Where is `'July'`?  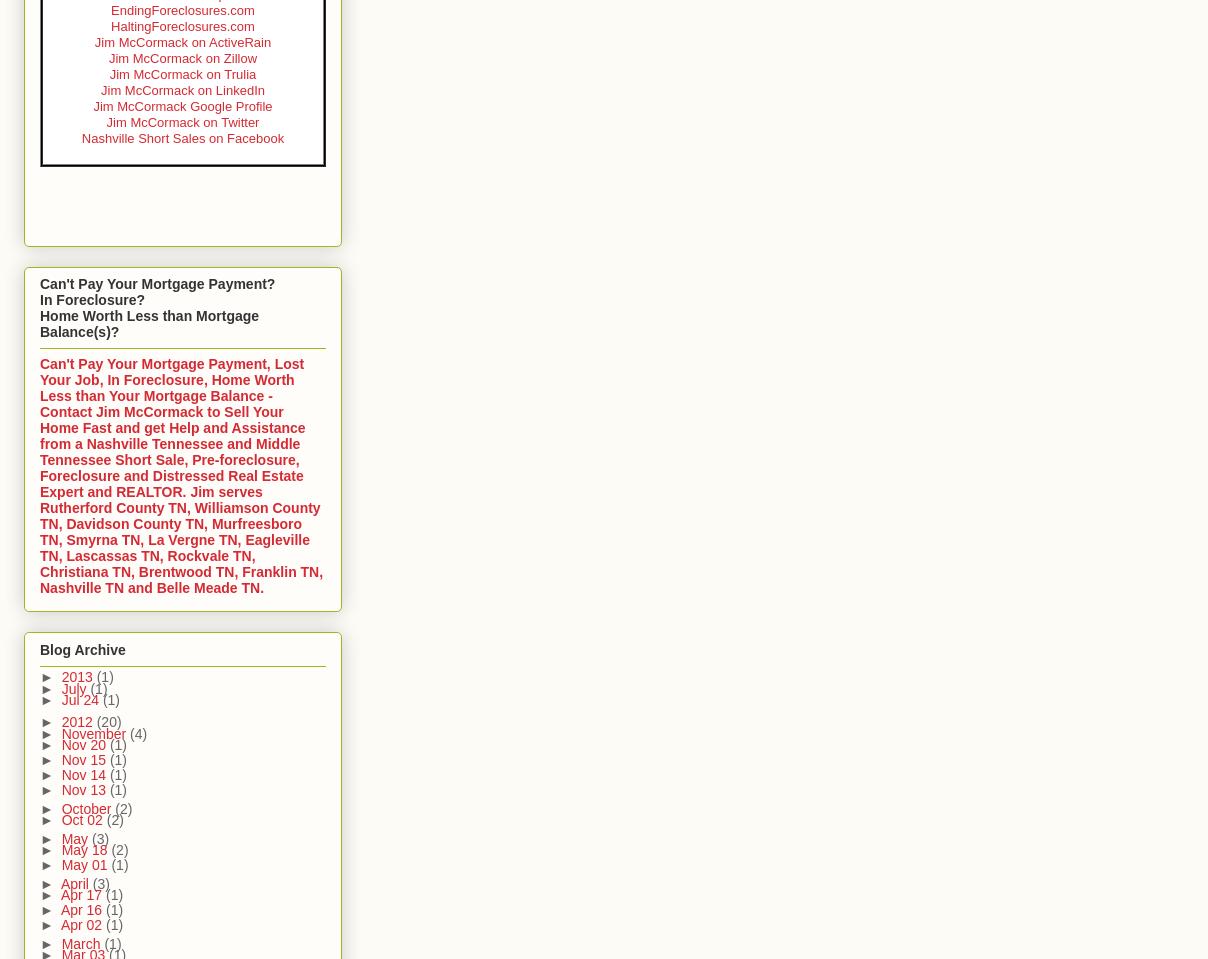 'July' is located at coordinates (74, 686).